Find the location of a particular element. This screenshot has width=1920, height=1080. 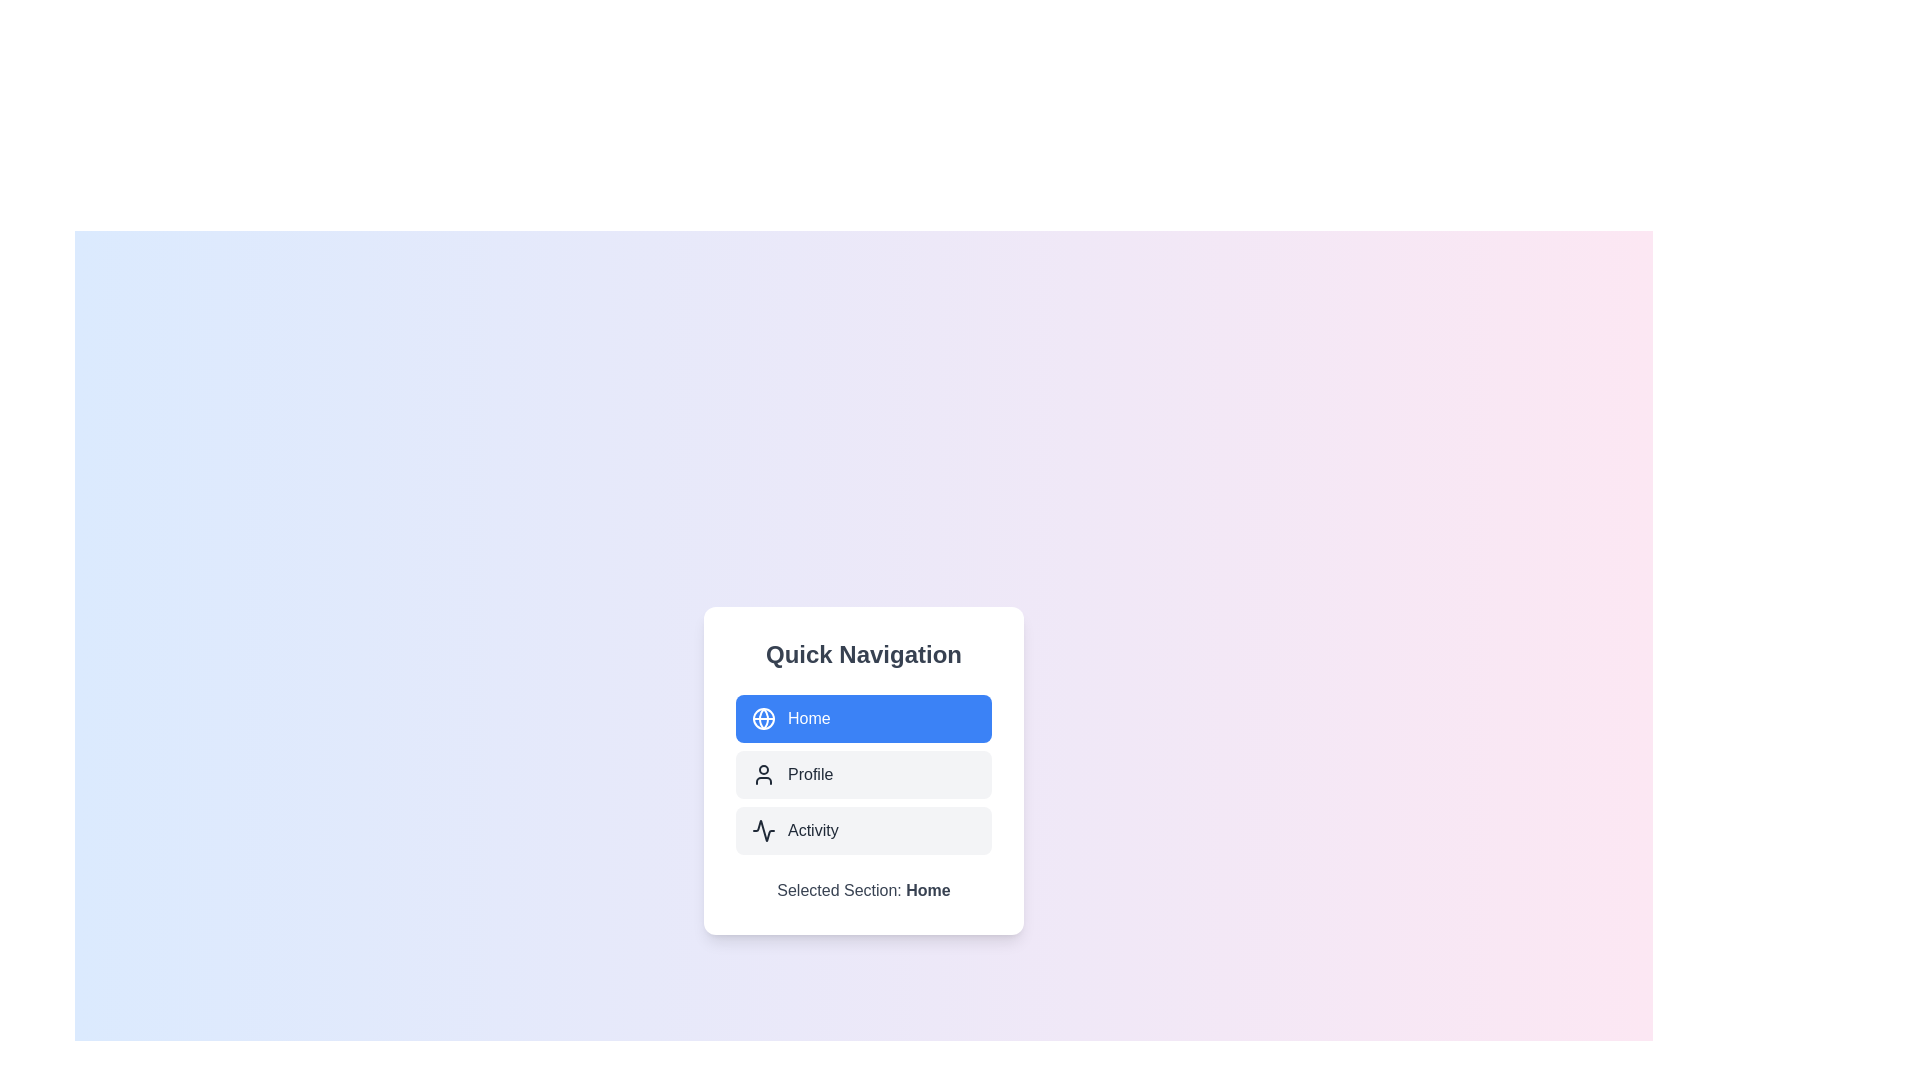

the button used is located at coordinates (864, 774).